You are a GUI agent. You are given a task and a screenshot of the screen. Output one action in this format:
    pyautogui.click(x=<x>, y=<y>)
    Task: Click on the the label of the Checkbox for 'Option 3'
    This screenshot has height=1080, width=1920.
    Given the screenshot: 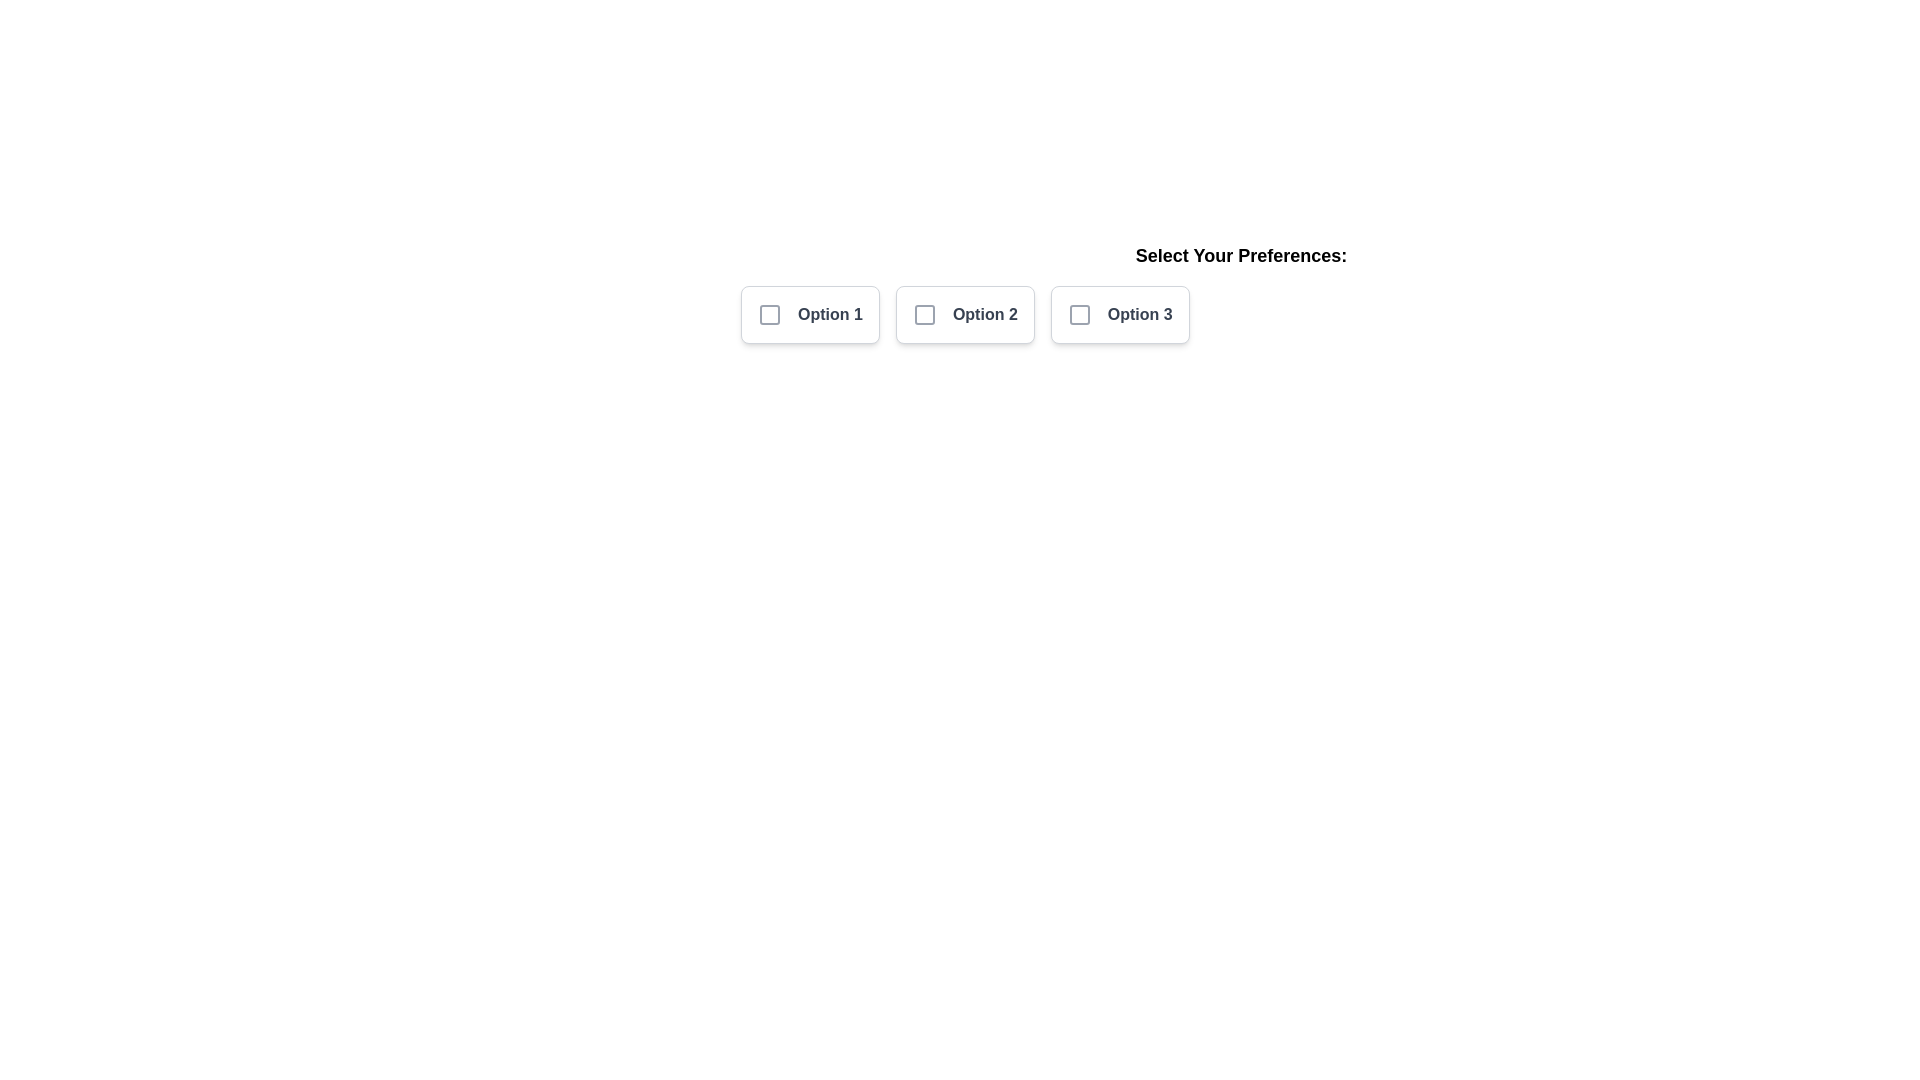 What is the action you would take?
    pyautogui.click(x=1120, y=315)
    